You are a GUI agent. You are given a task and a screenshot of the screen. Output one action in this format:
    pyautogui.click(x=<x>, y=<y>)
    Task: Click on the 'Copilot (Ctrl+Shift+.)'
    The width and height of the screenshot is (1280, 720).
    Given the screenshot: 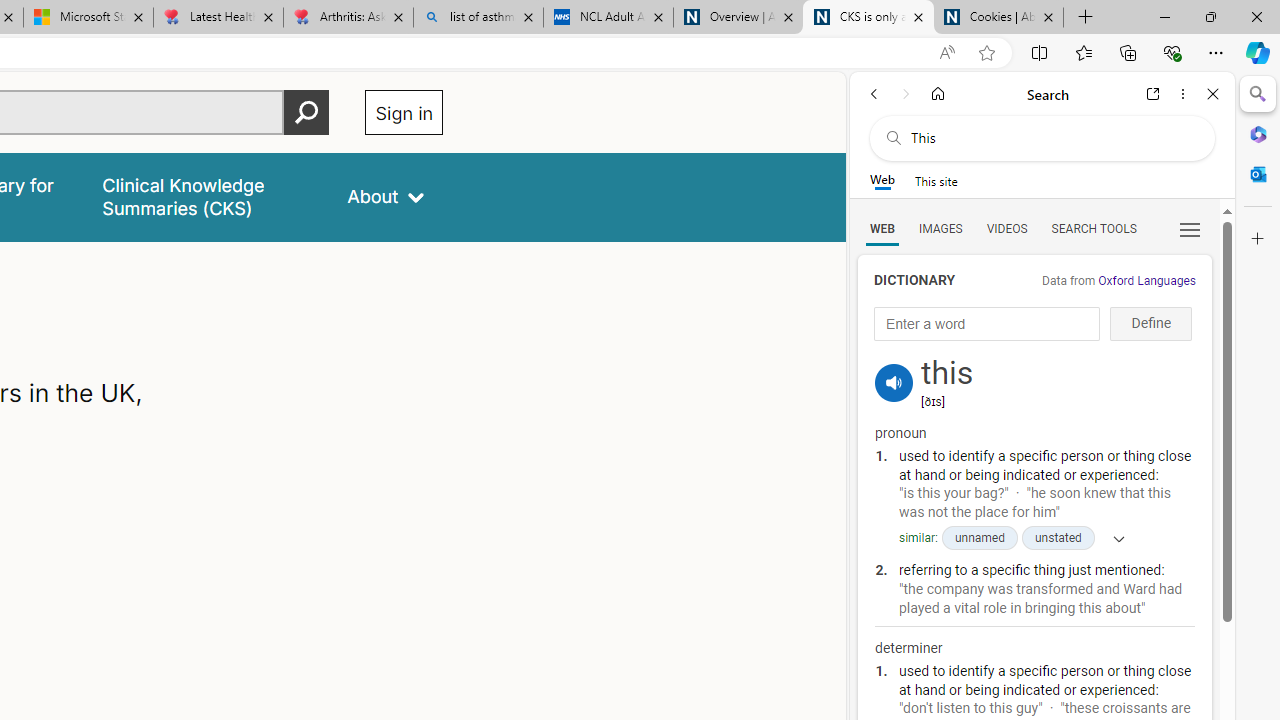 What is the action you would take?
    pyautogui.click(x=1257, y=51)
    